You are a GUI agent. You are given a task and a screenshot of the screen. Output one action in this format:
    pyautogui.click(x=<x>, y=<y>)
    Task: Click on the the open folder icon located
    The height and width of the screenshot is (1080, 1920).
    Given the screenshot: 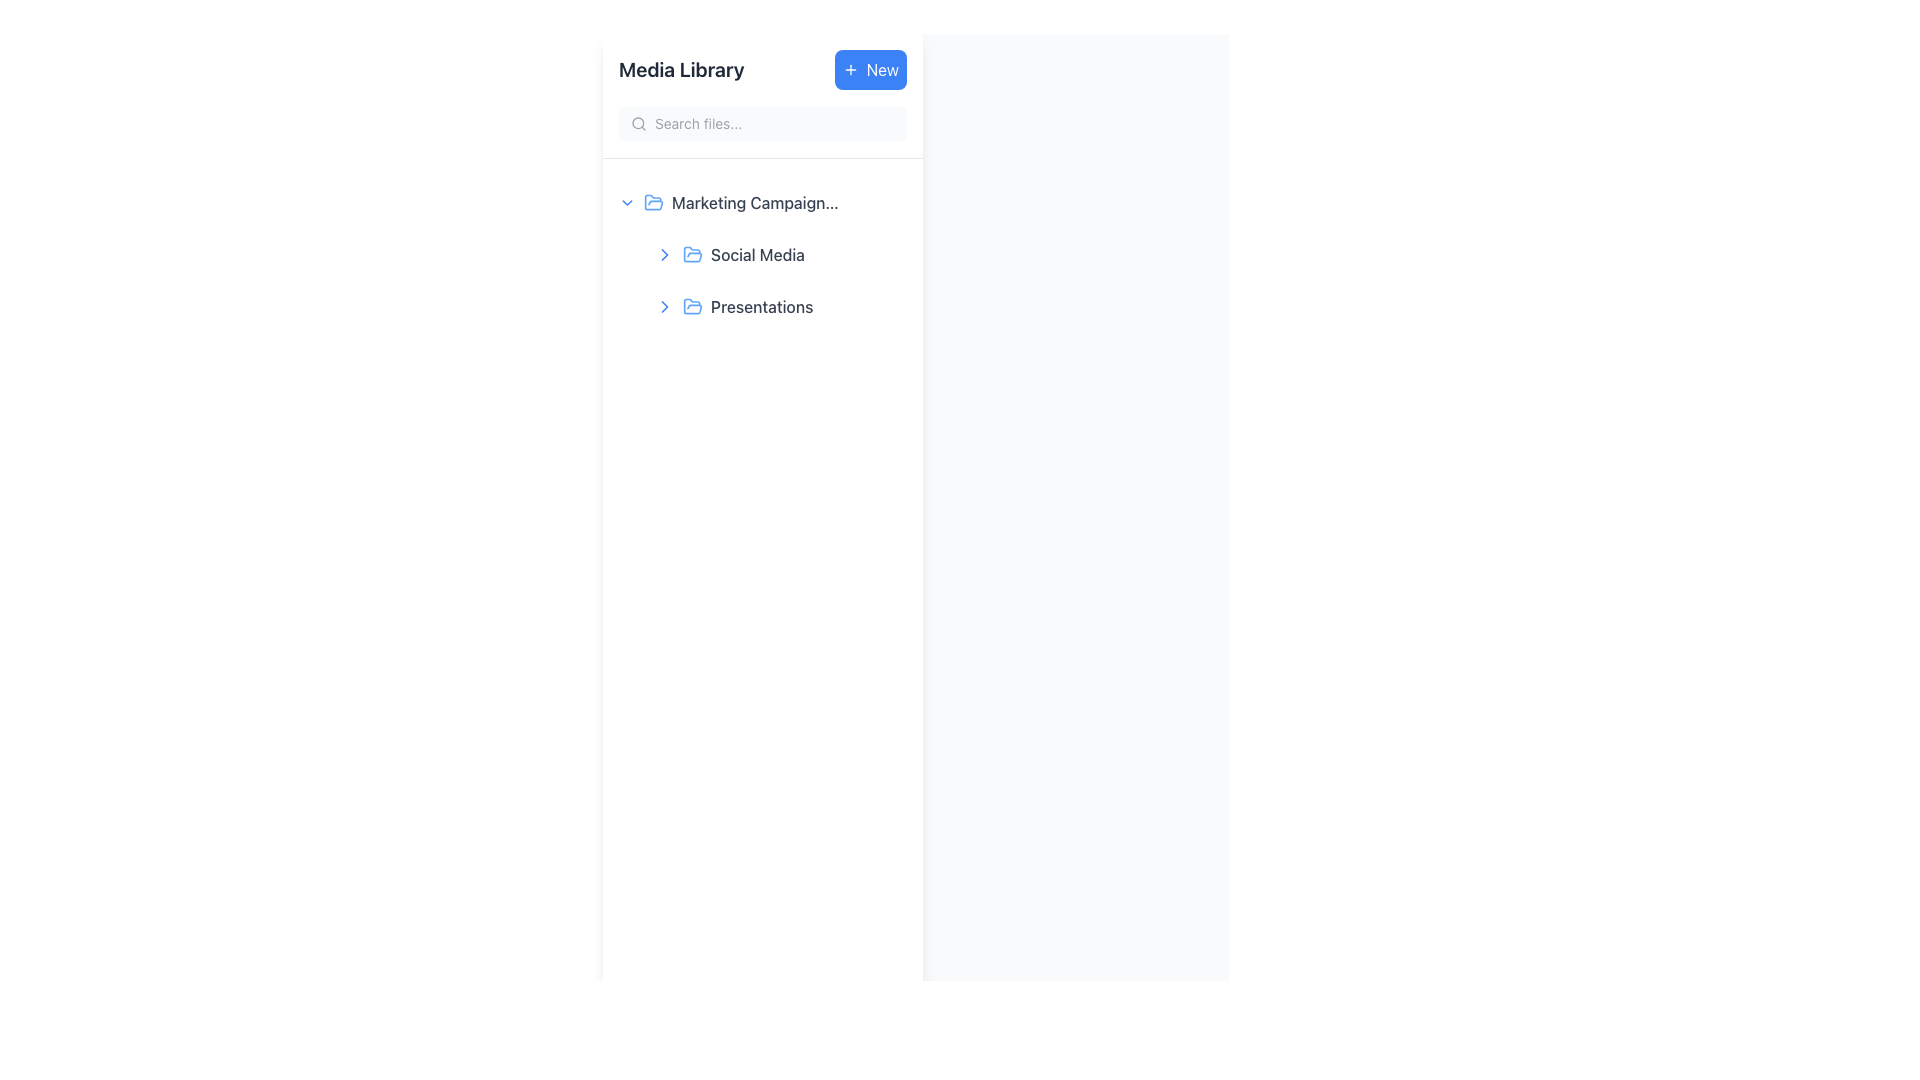 What is the action you would take?
    pyautogui.click(x=692, y=253)
    